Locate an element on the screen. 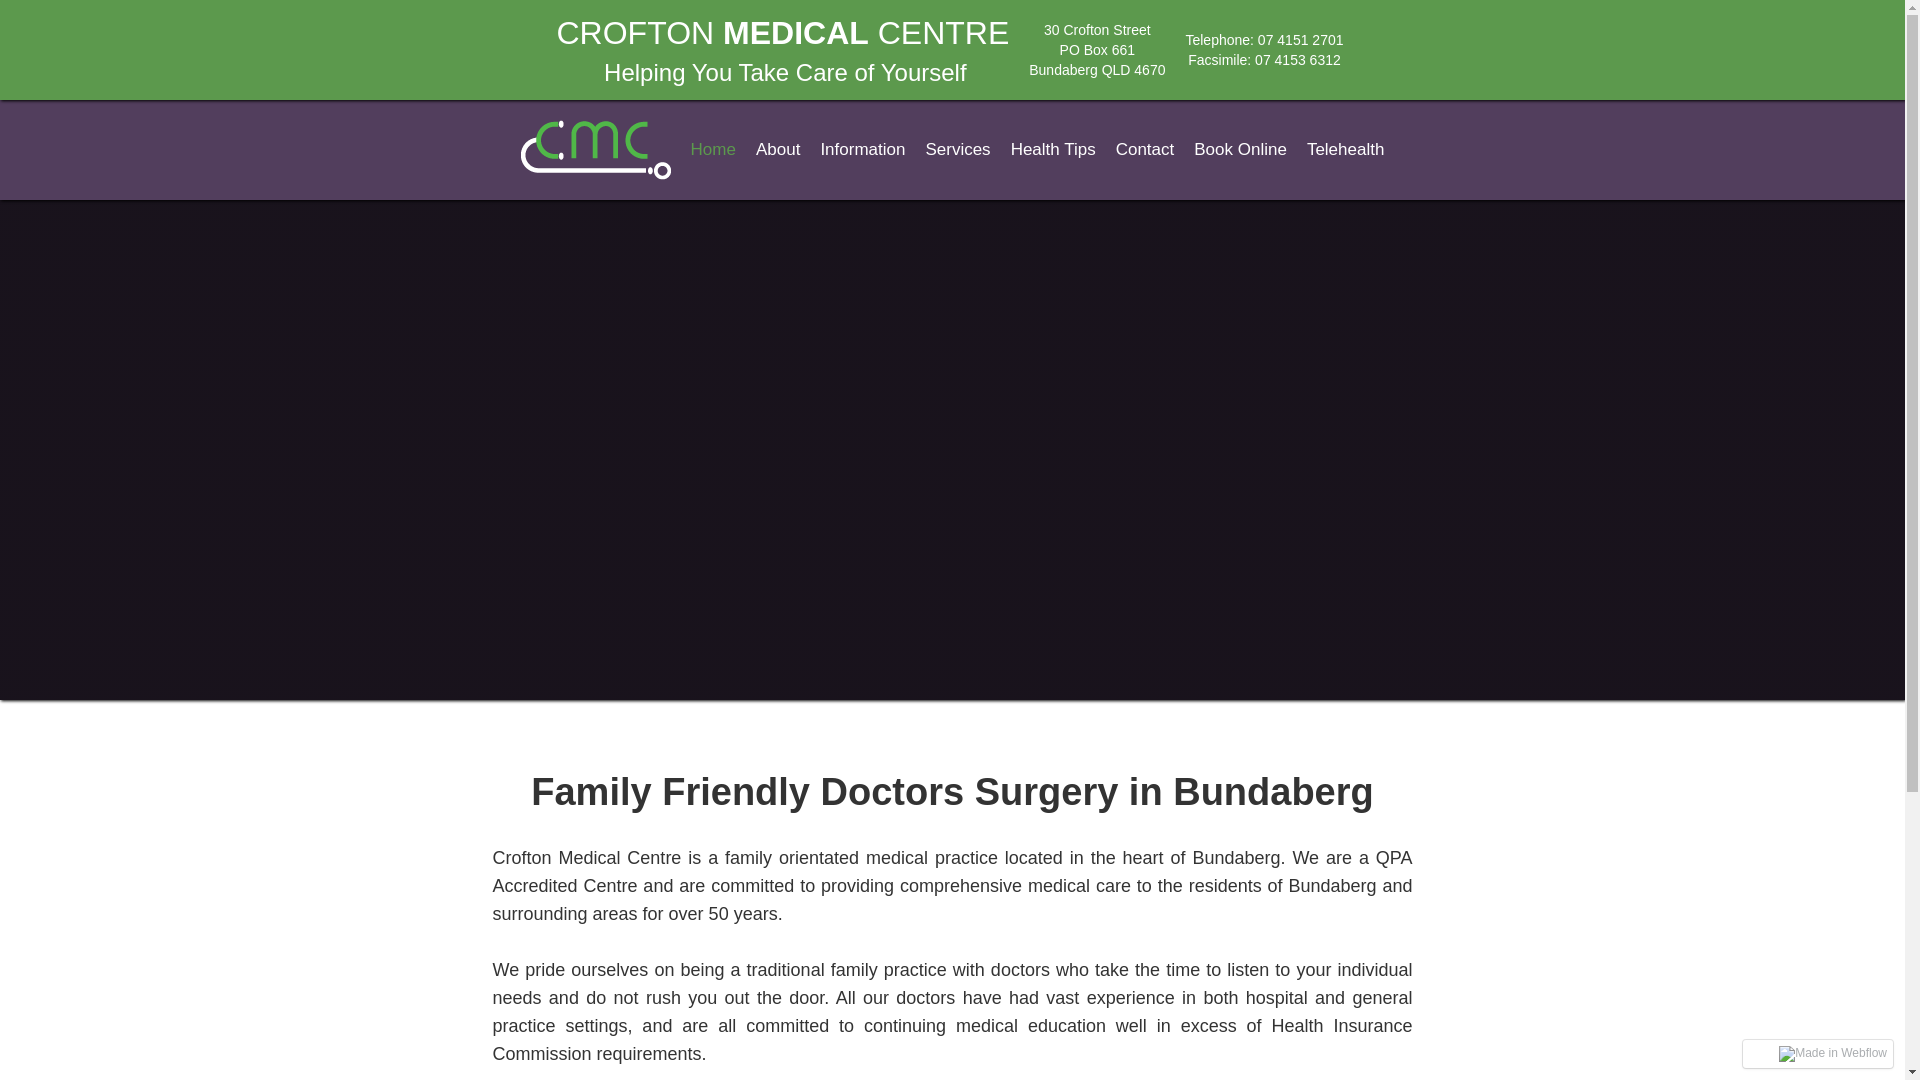 This screenshot has height=1080, width=1920. '07 4151 2701' is located at coordinates (1256, 39).